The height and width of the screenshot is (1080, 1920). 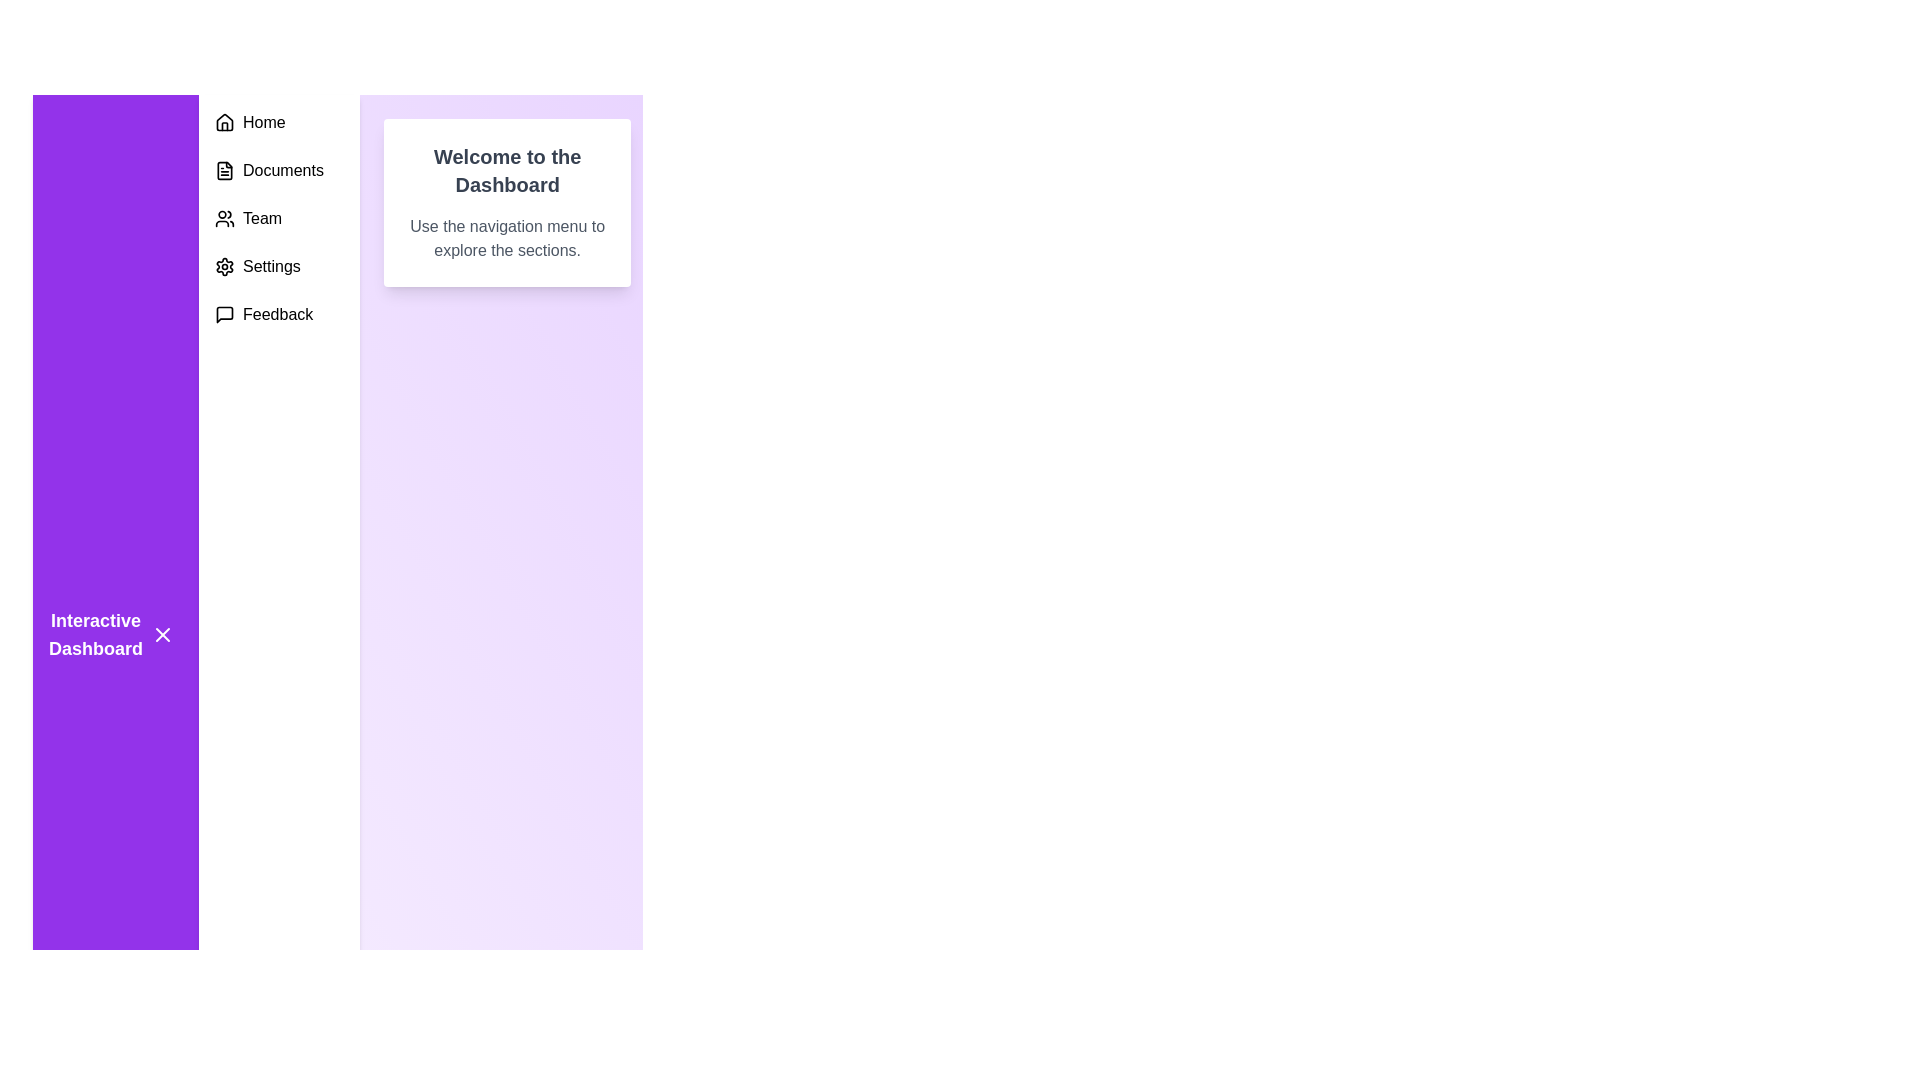 I want to click on the 'Feedback' menu option, which consists of the label 'Feedback' next to a speech bubble icon located at the bottom of the left-hand side vertical menu, so click(x=277, y=315).